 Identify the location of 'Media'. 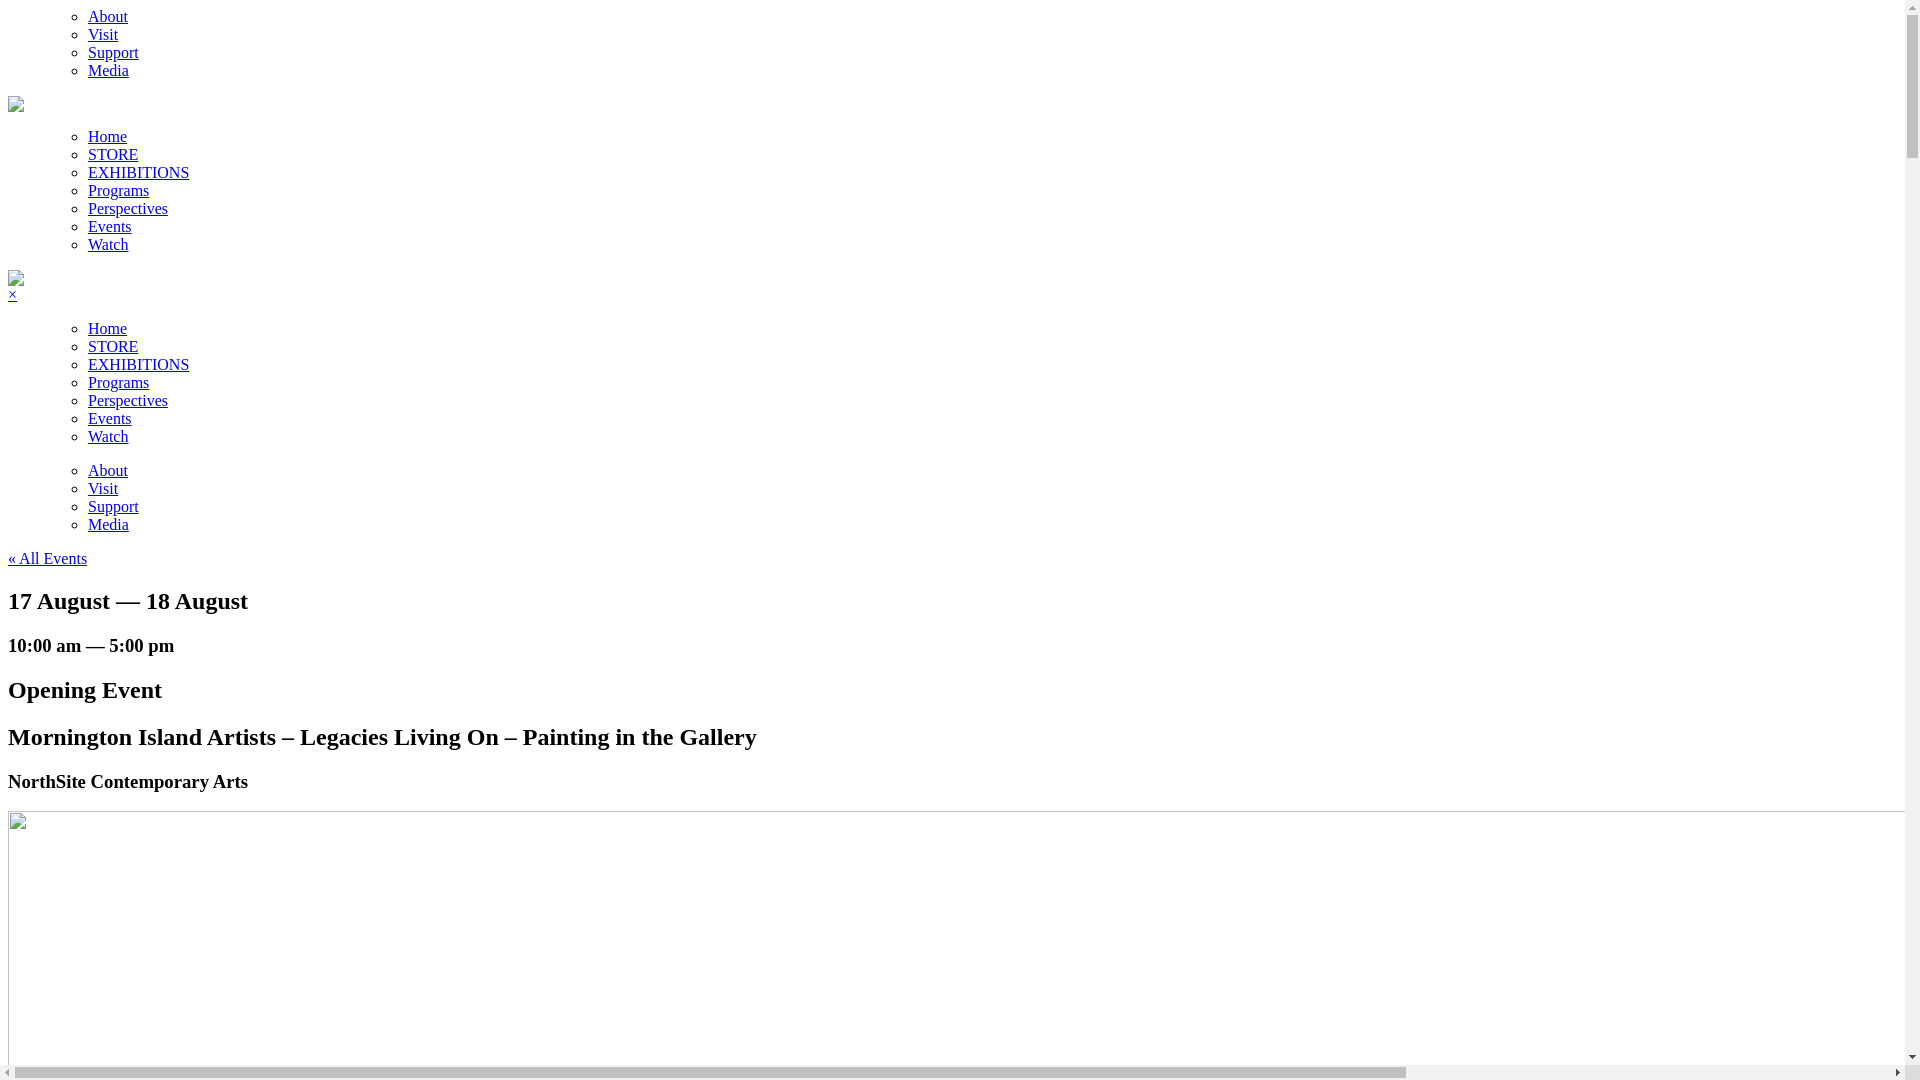
(107, 523).